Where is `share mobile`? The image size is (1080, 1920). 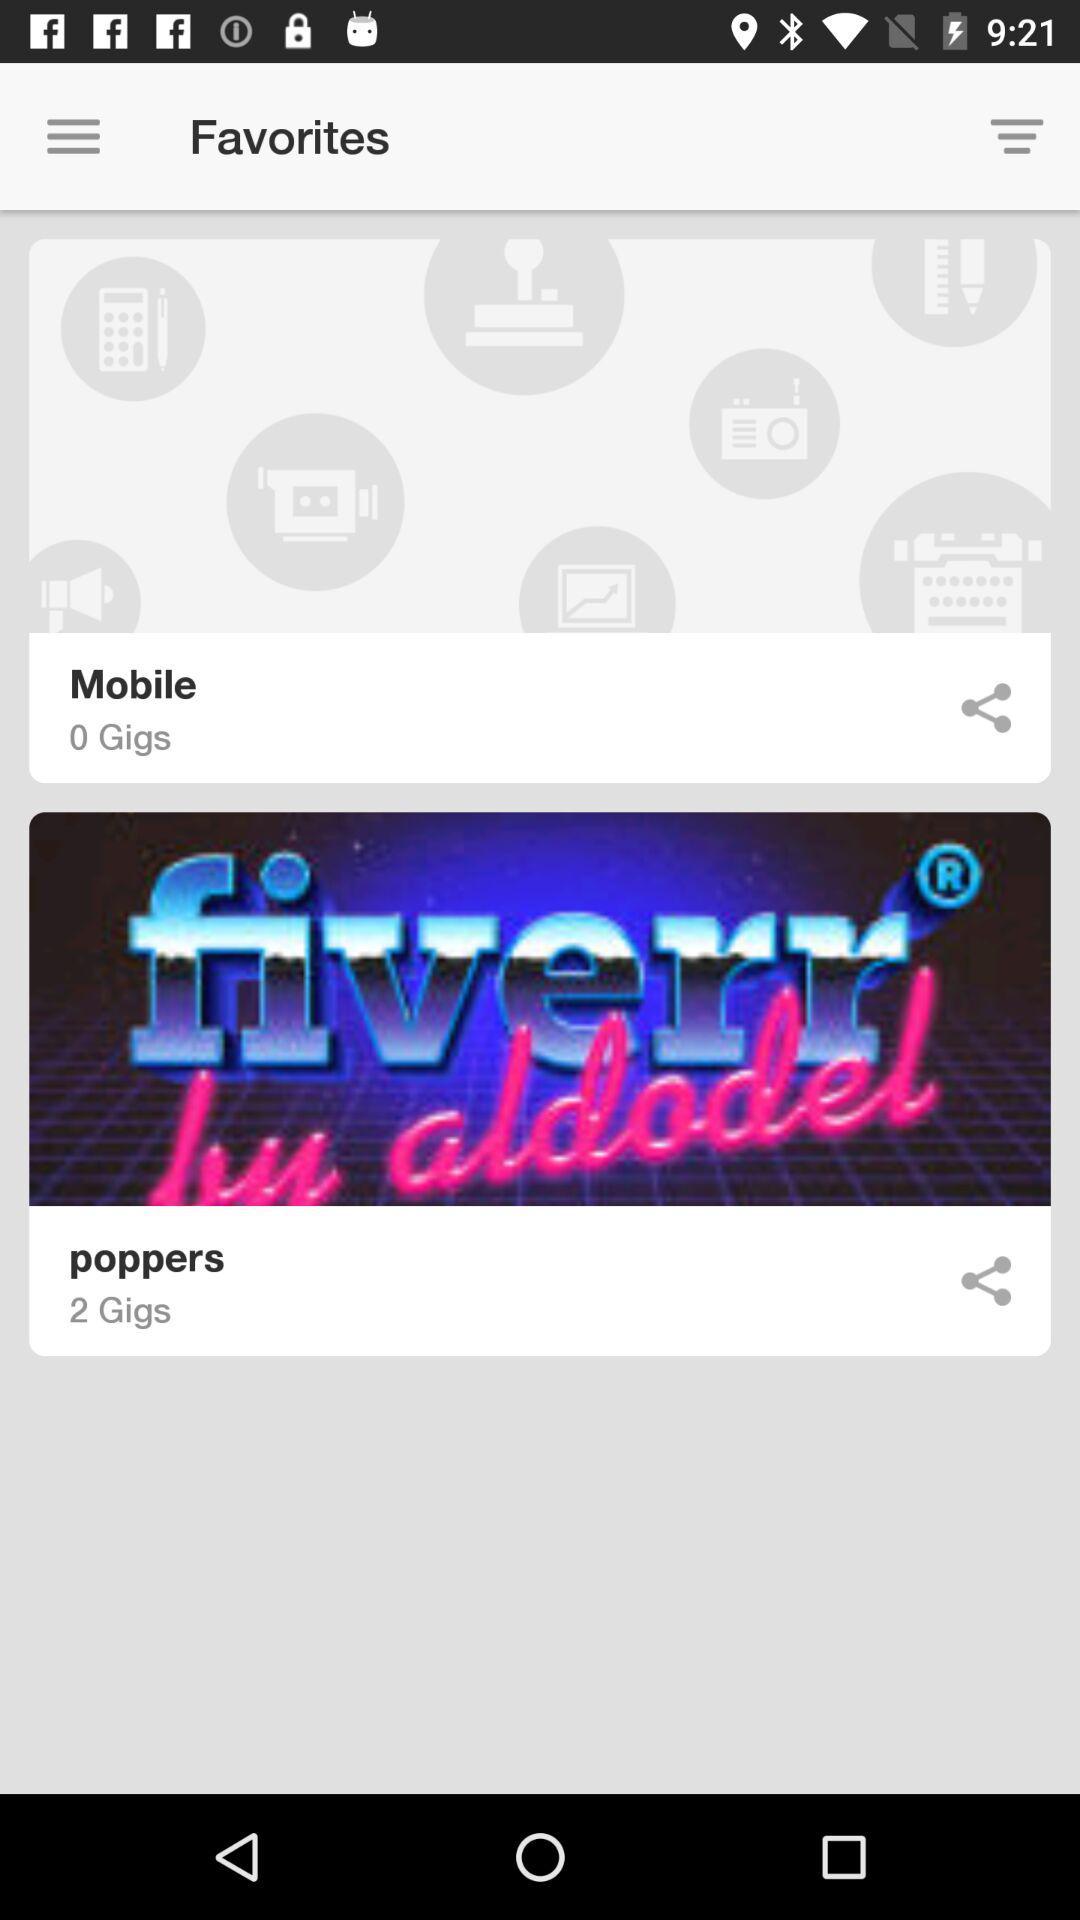 share mobile is located at coordinates (985, 708).